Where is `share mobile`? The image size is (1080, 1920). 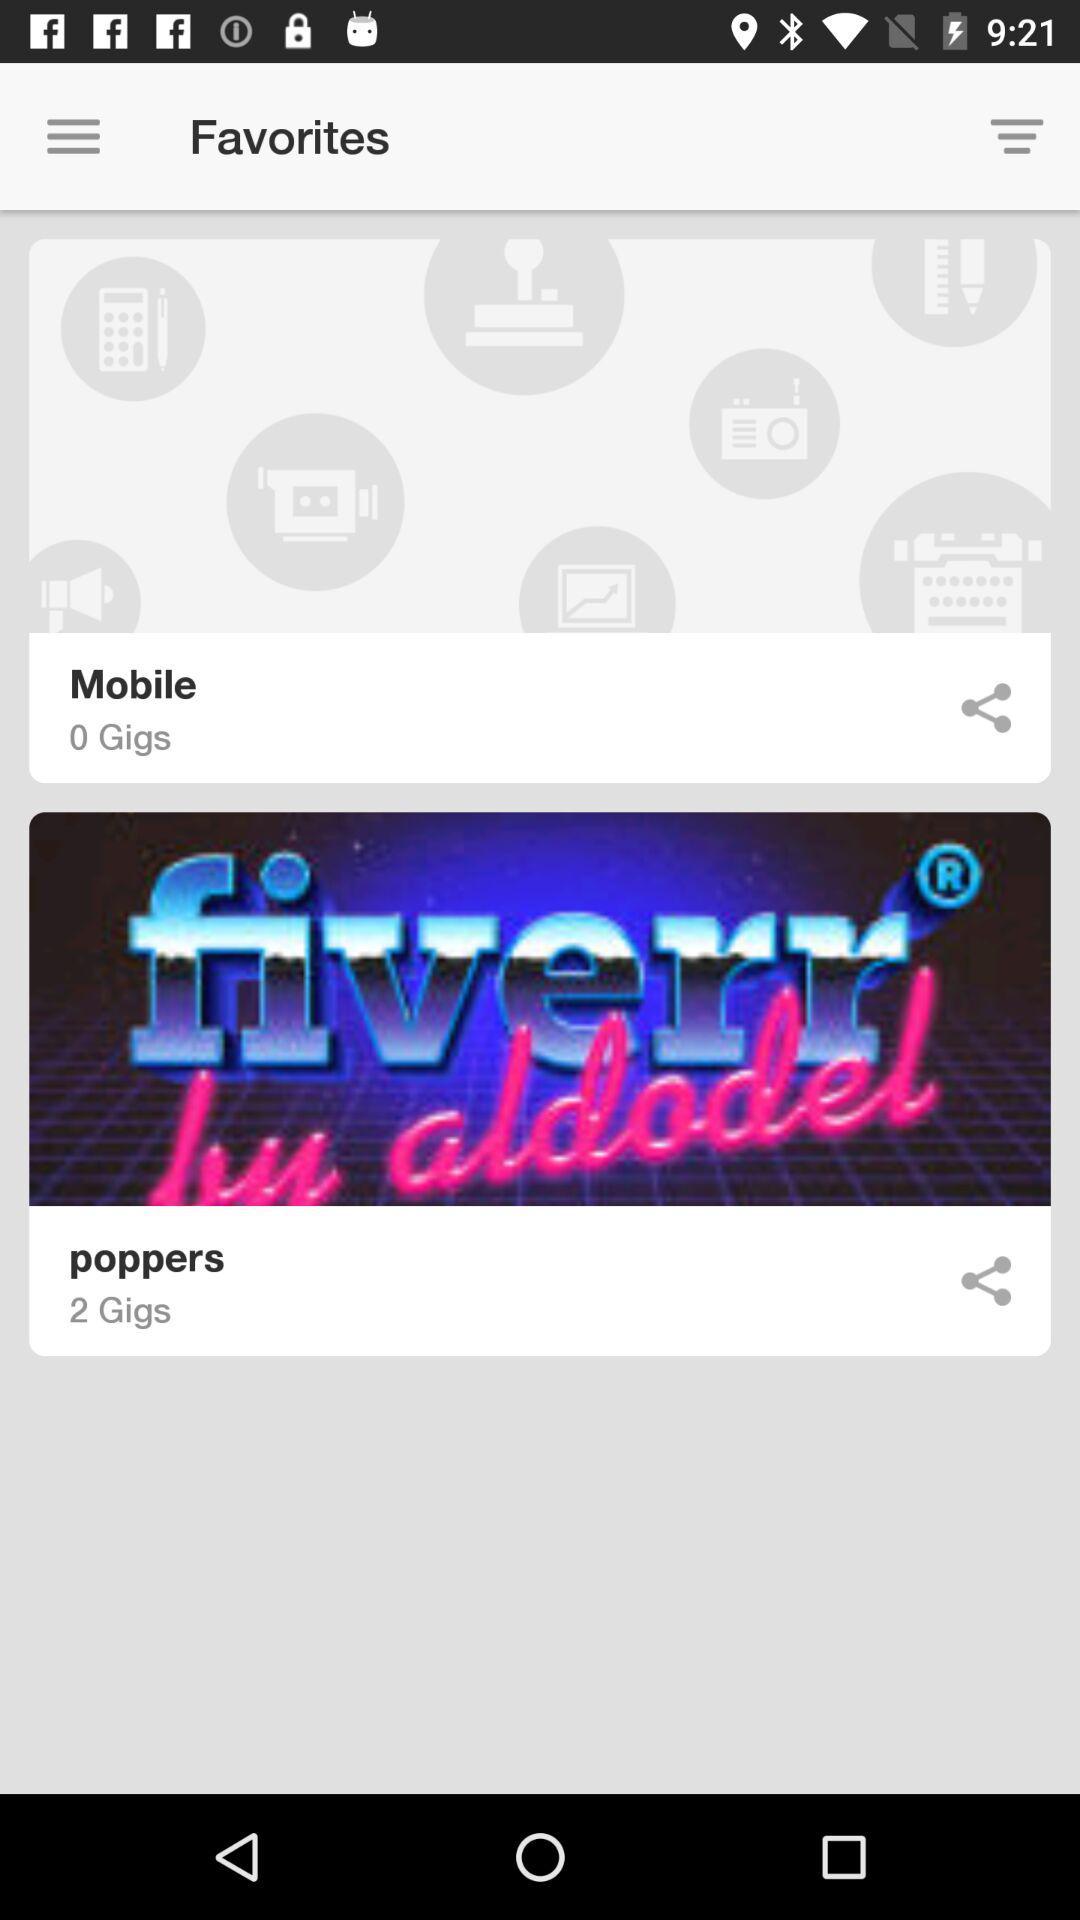 share mobile is located at coordinates (985, 708).